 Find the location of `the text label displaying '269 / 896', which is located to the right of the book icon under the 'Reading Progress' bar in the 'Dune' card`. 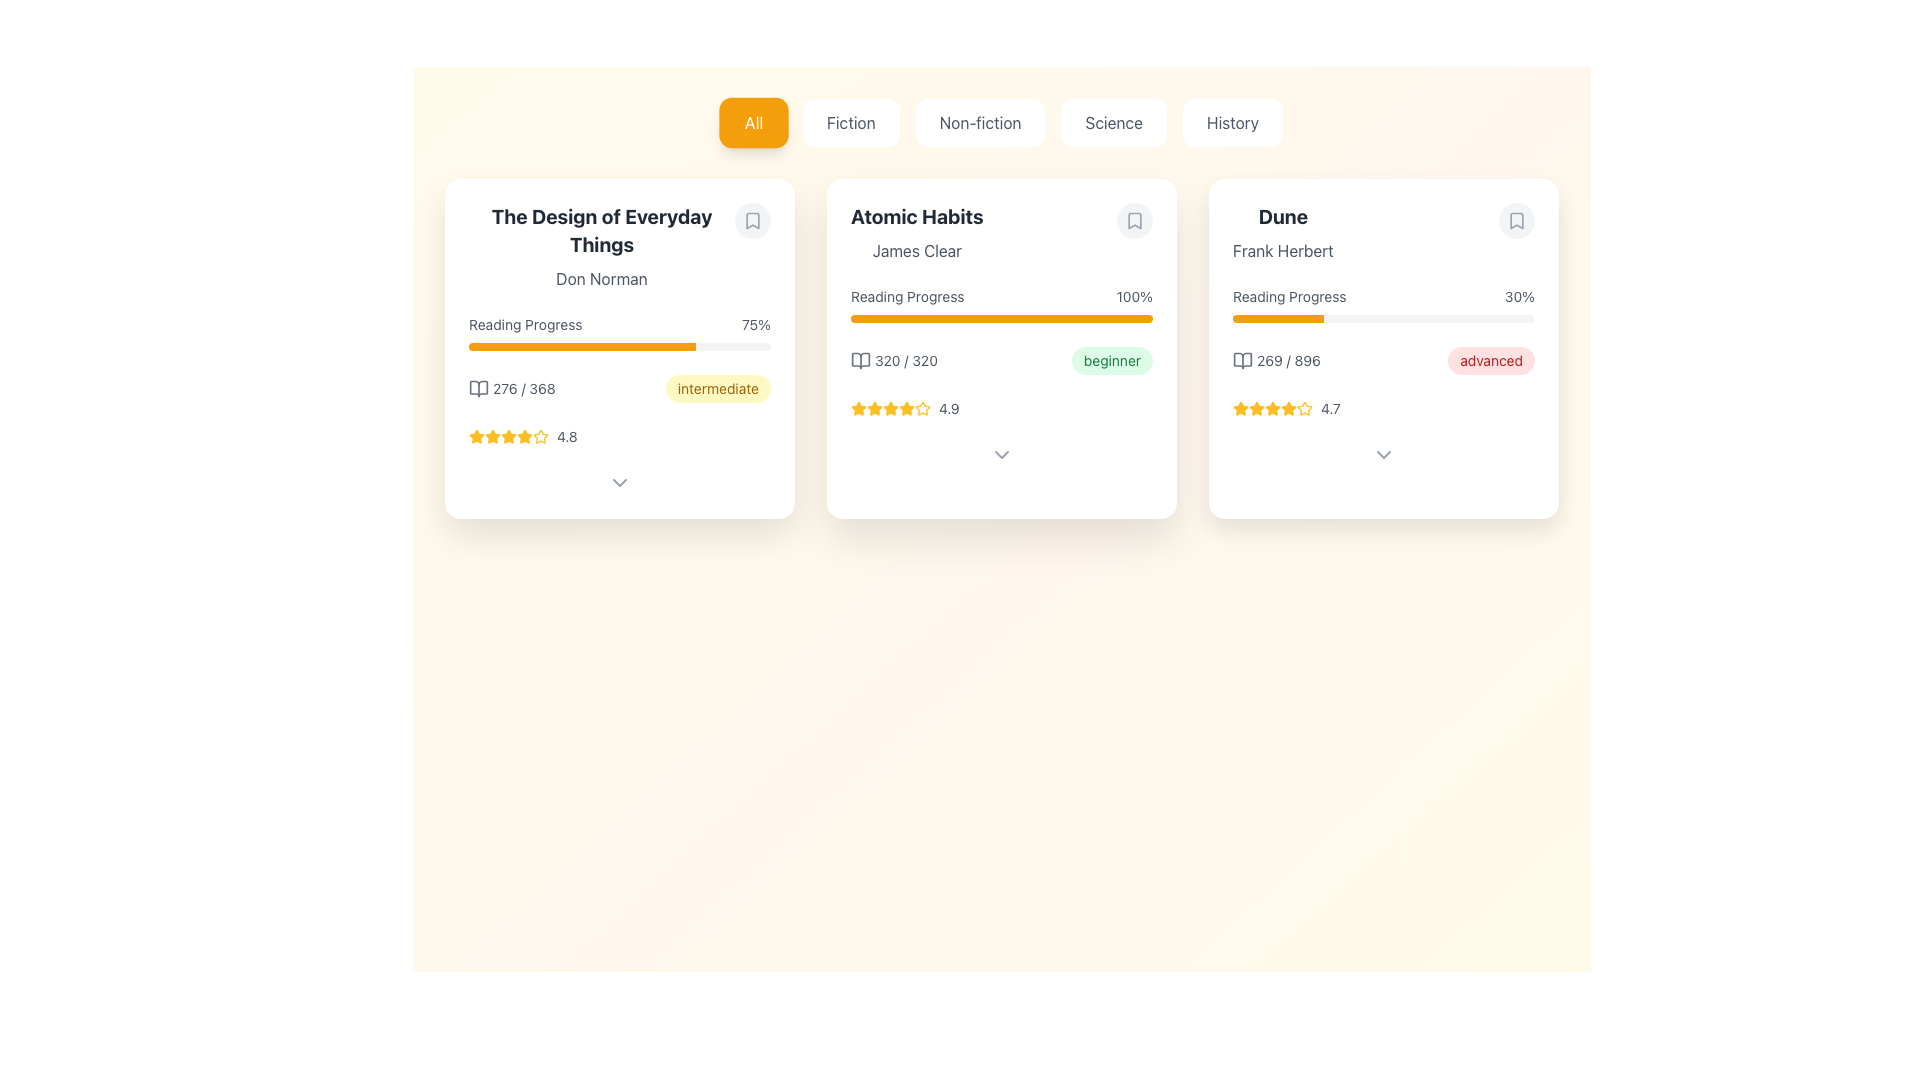

the text label displaying '269 / 896', which is located to the right of the book icon under the 'Reading Progress' bar in the 'Dune' card is located at coordinates (1288, 361).